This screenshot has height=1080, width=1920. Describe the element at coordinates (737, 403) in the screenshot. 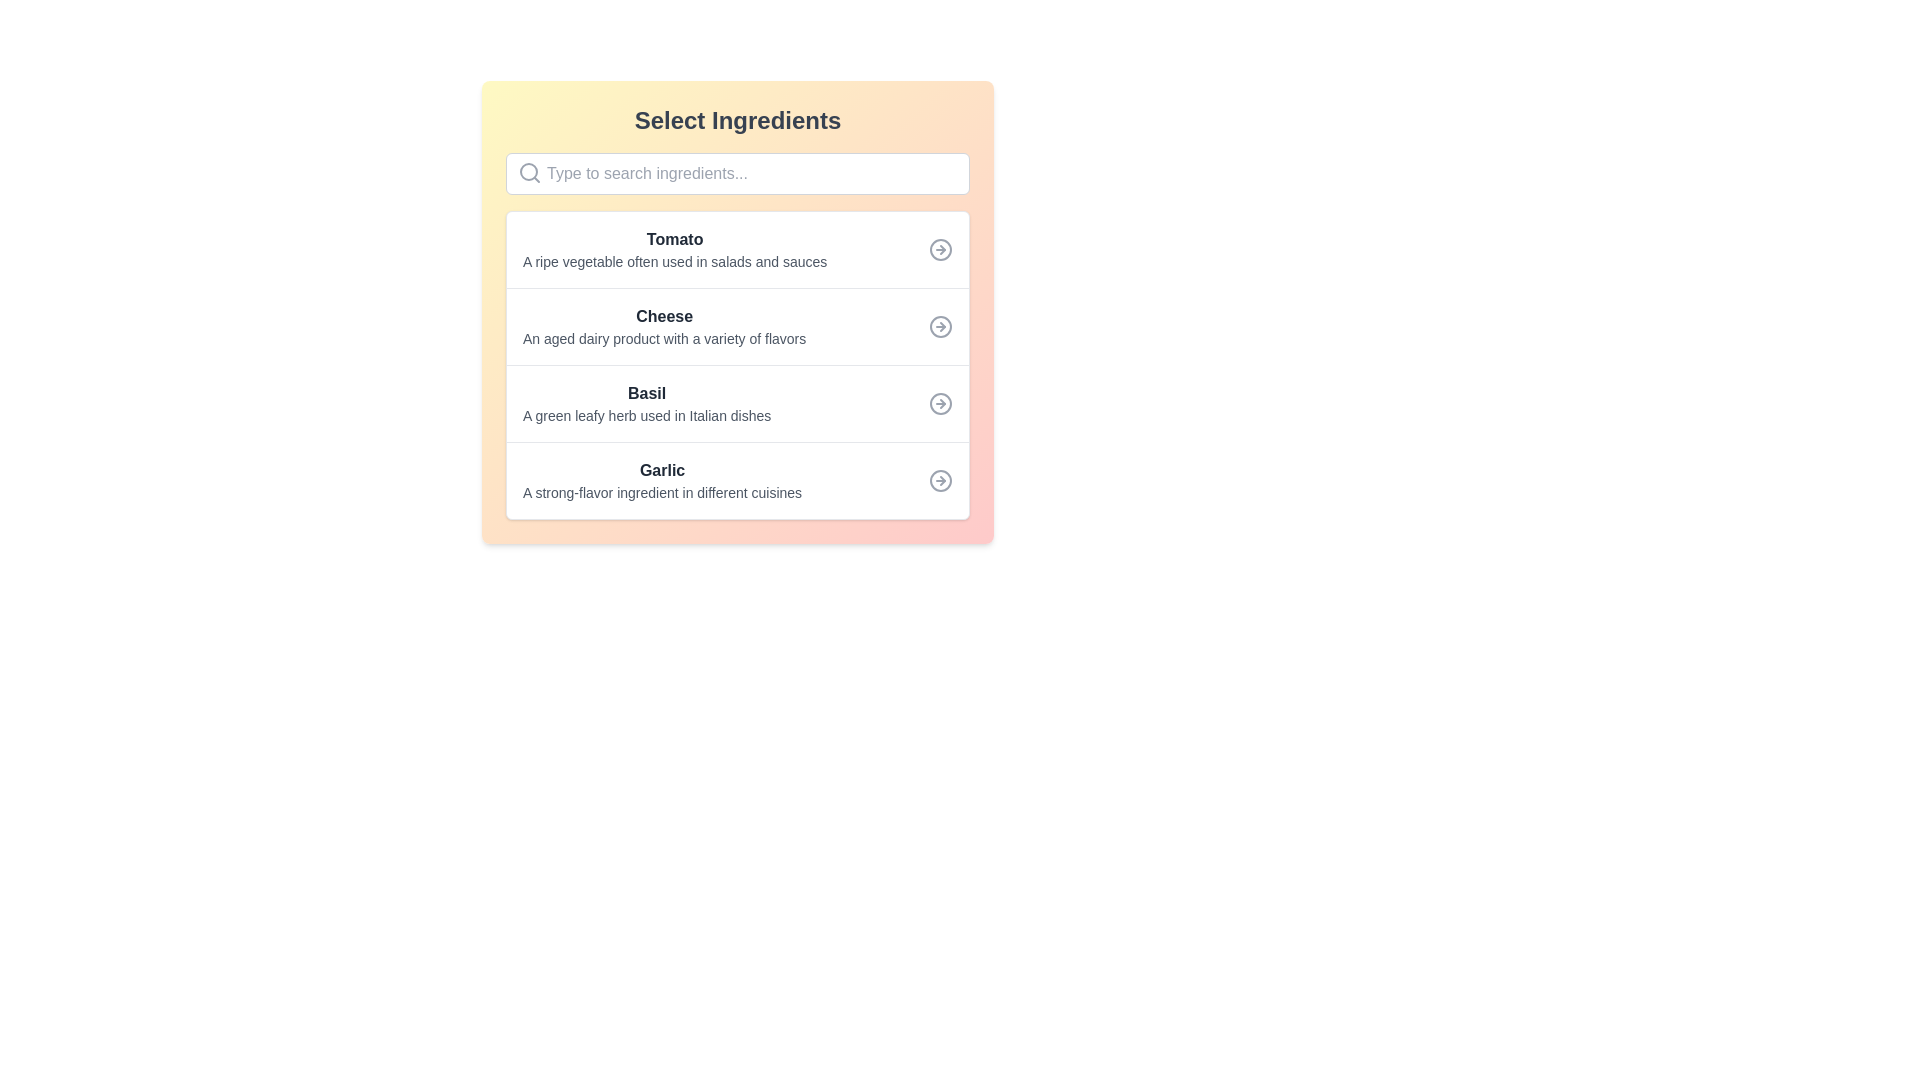

I see `the list item labeled 'Basil', which includes a description and an icon resembling a rightwards arrow` at that location.